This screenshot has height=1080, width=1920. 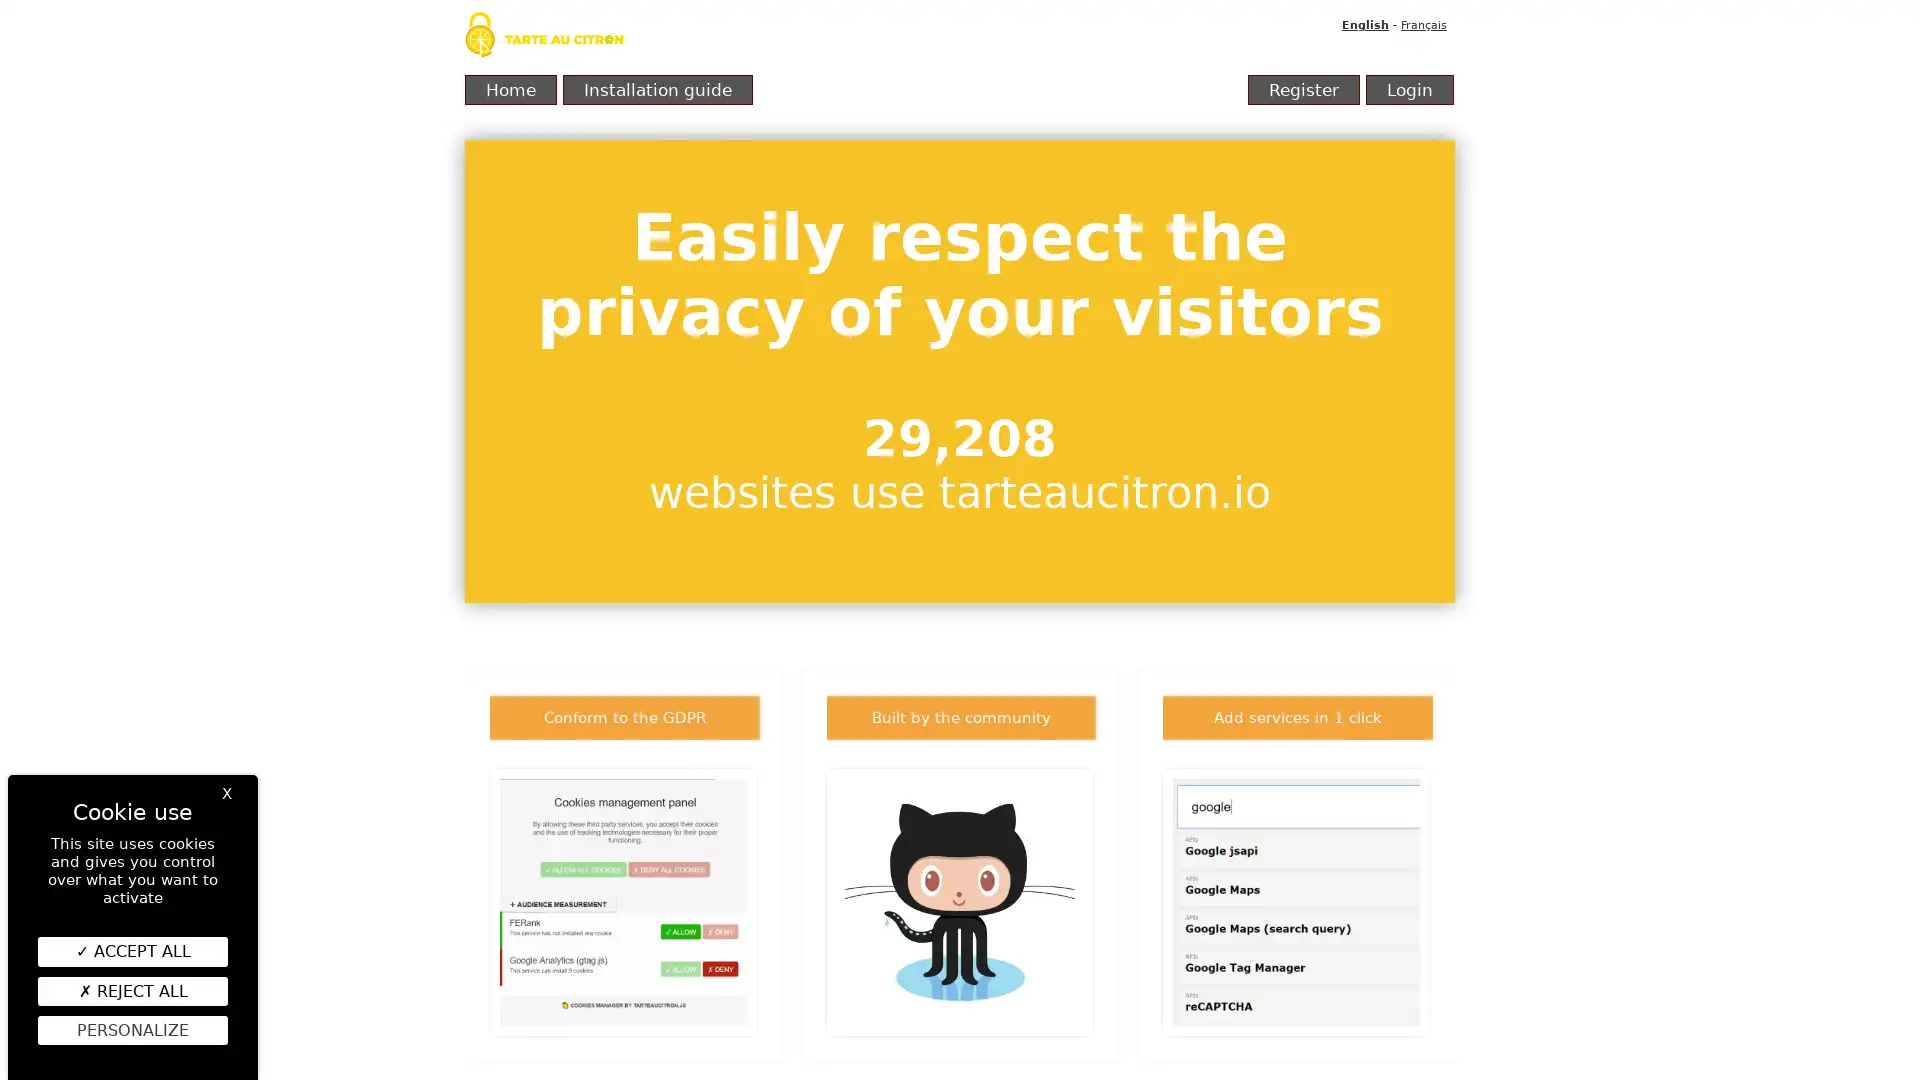 I want to click on ACCEPT ALL, so click(x=132, y=950).